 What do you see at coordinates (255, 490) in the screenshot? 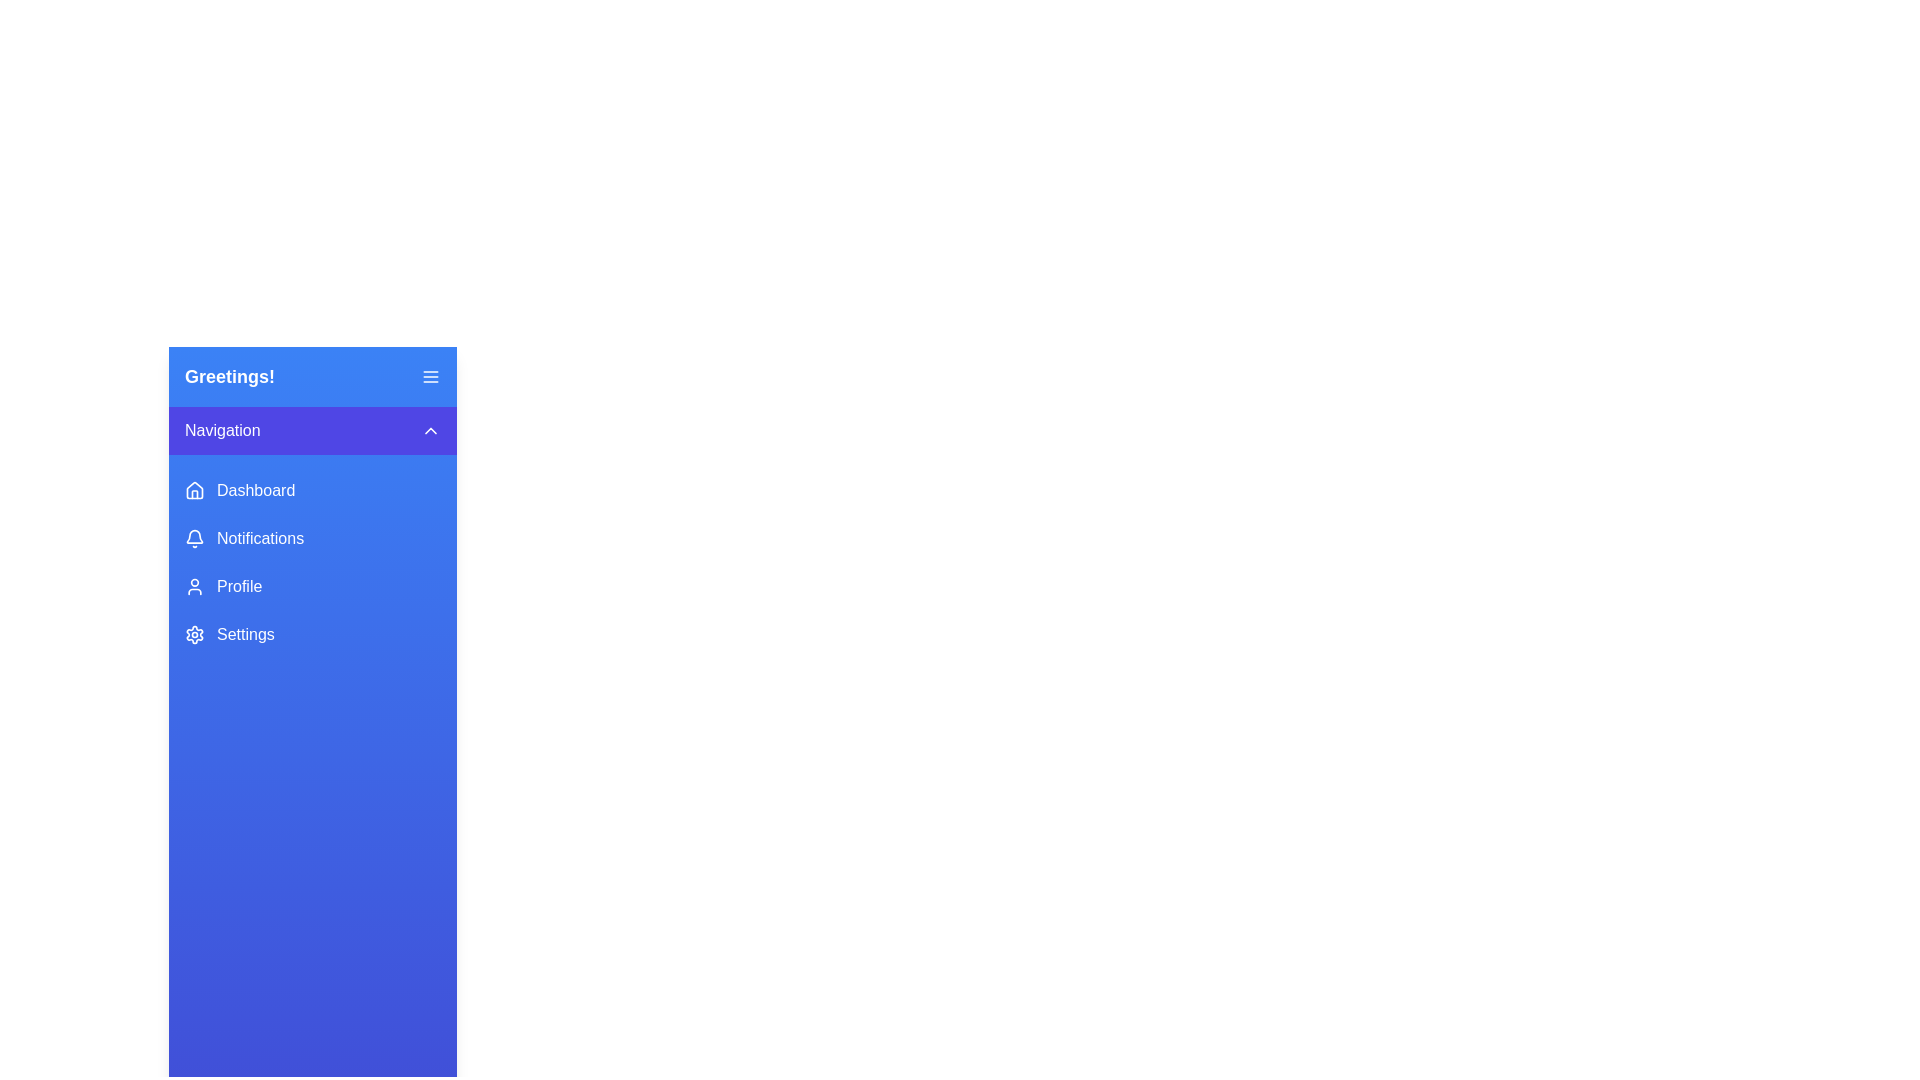
I see `the 'Dashboard' text label located on the left sidebar, which is styled in white text against a blue background` at bounding box center [255, 490].